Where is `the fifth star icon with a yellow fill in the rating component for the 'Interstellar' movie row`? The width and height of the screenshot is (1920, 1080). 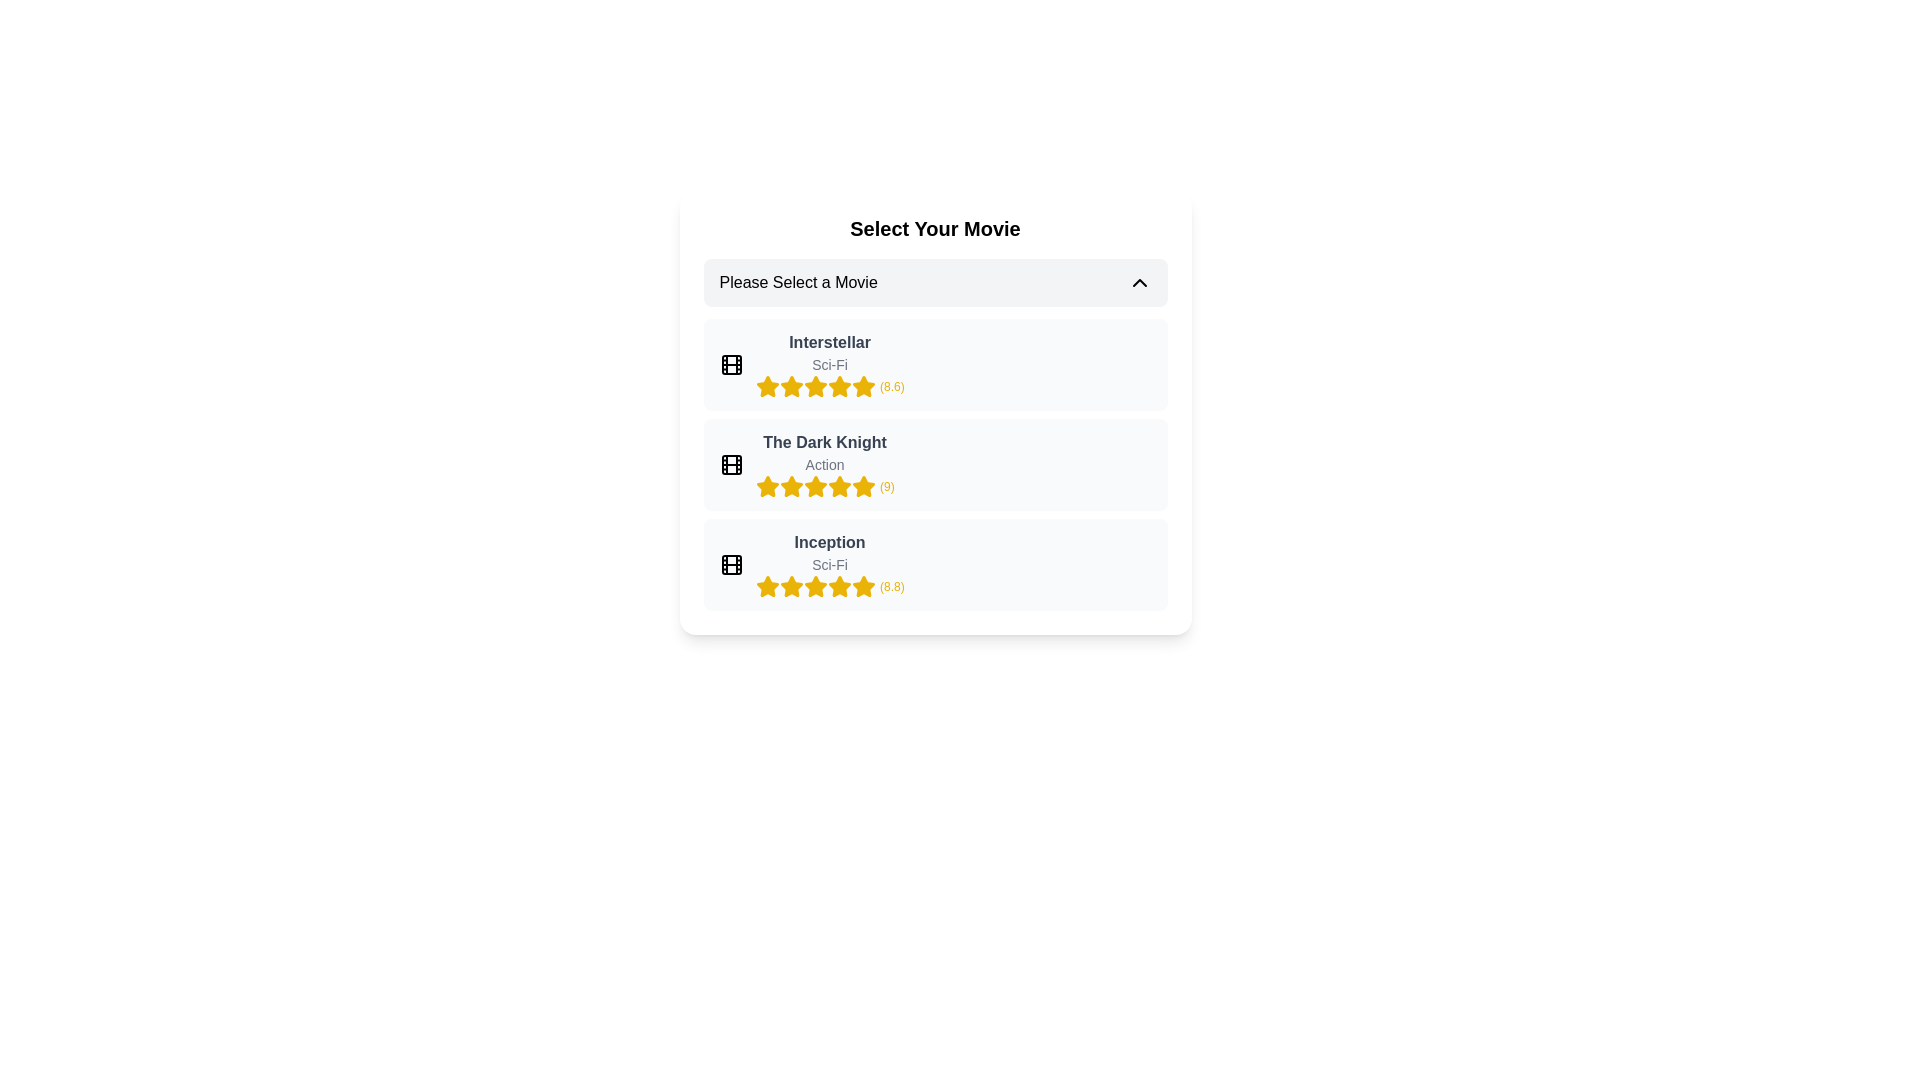
the fifth star icon with a yellow fill in the rating component for the 'Interstellar' movie row is located at coordinates (863, 386).